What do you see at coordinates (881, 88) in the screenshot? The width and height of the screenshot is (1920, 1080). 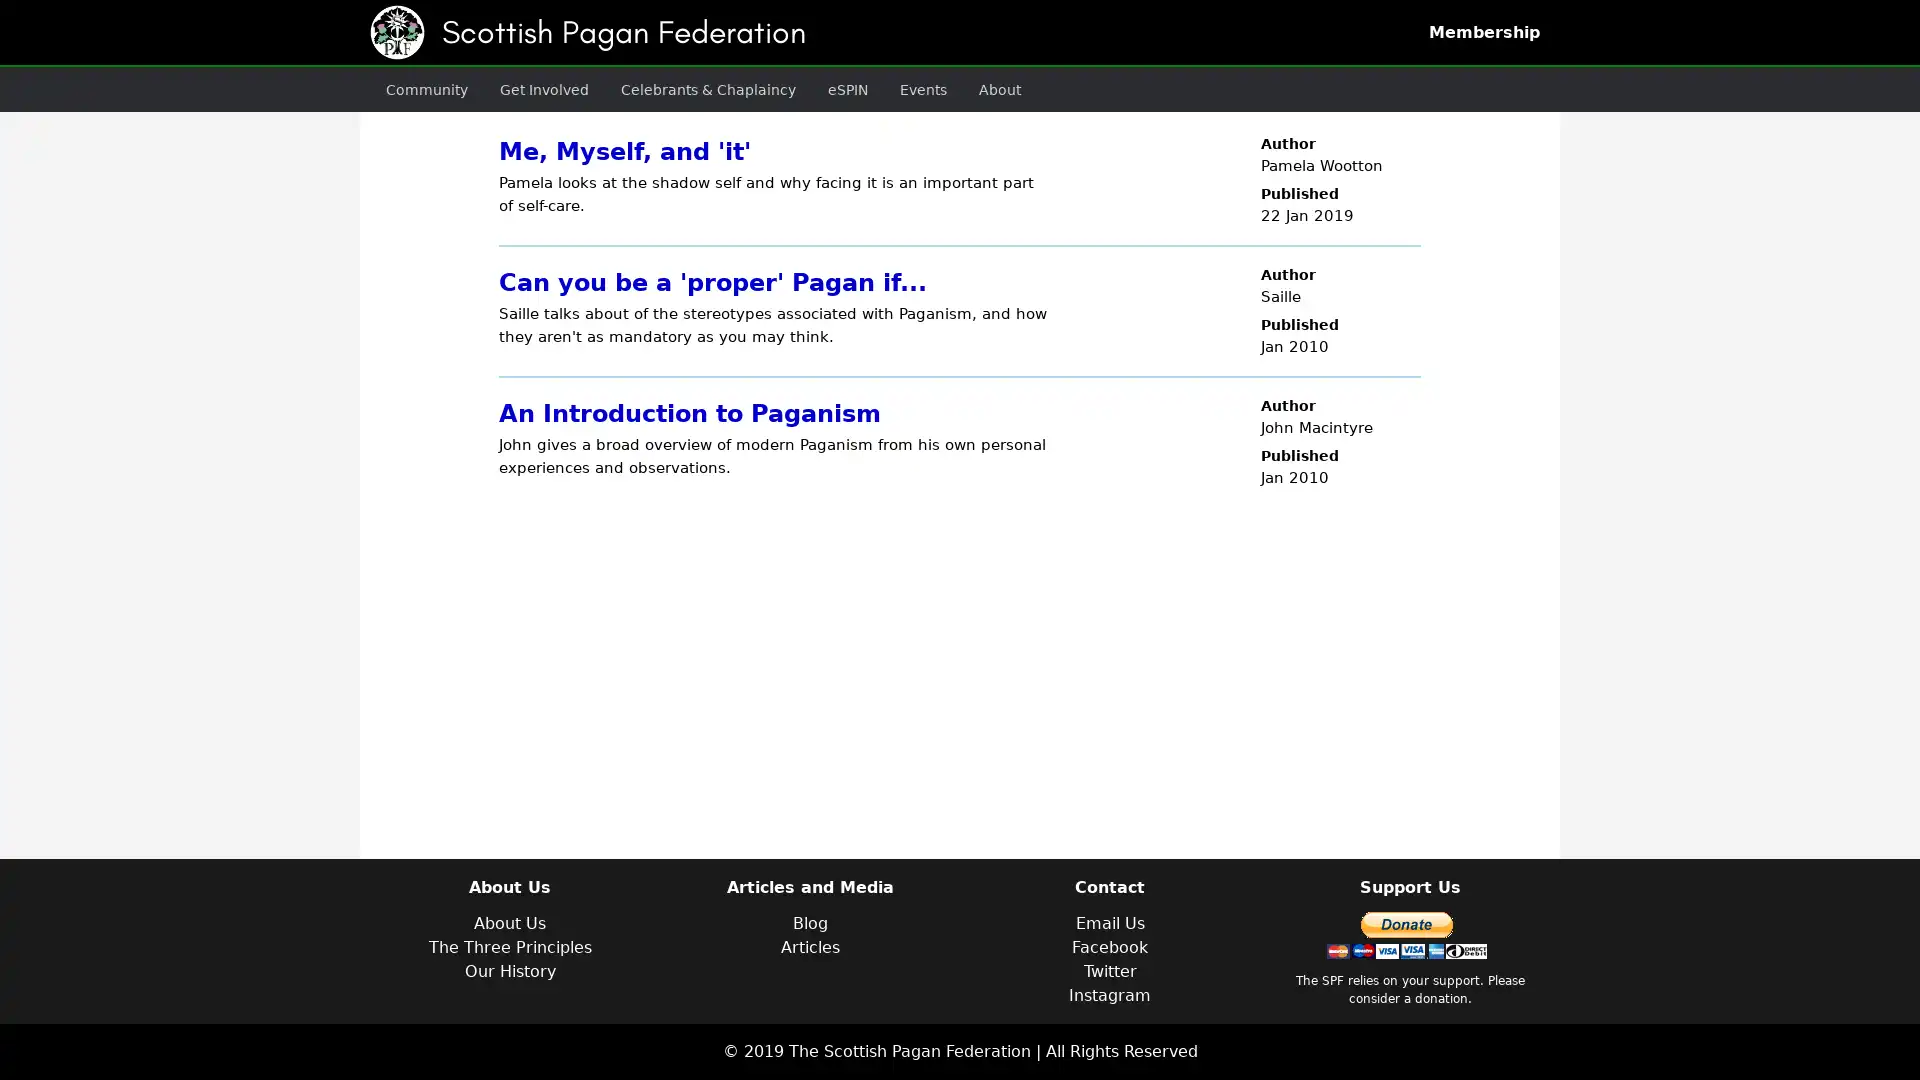 I see `Events` at bounding box center [881, 88].